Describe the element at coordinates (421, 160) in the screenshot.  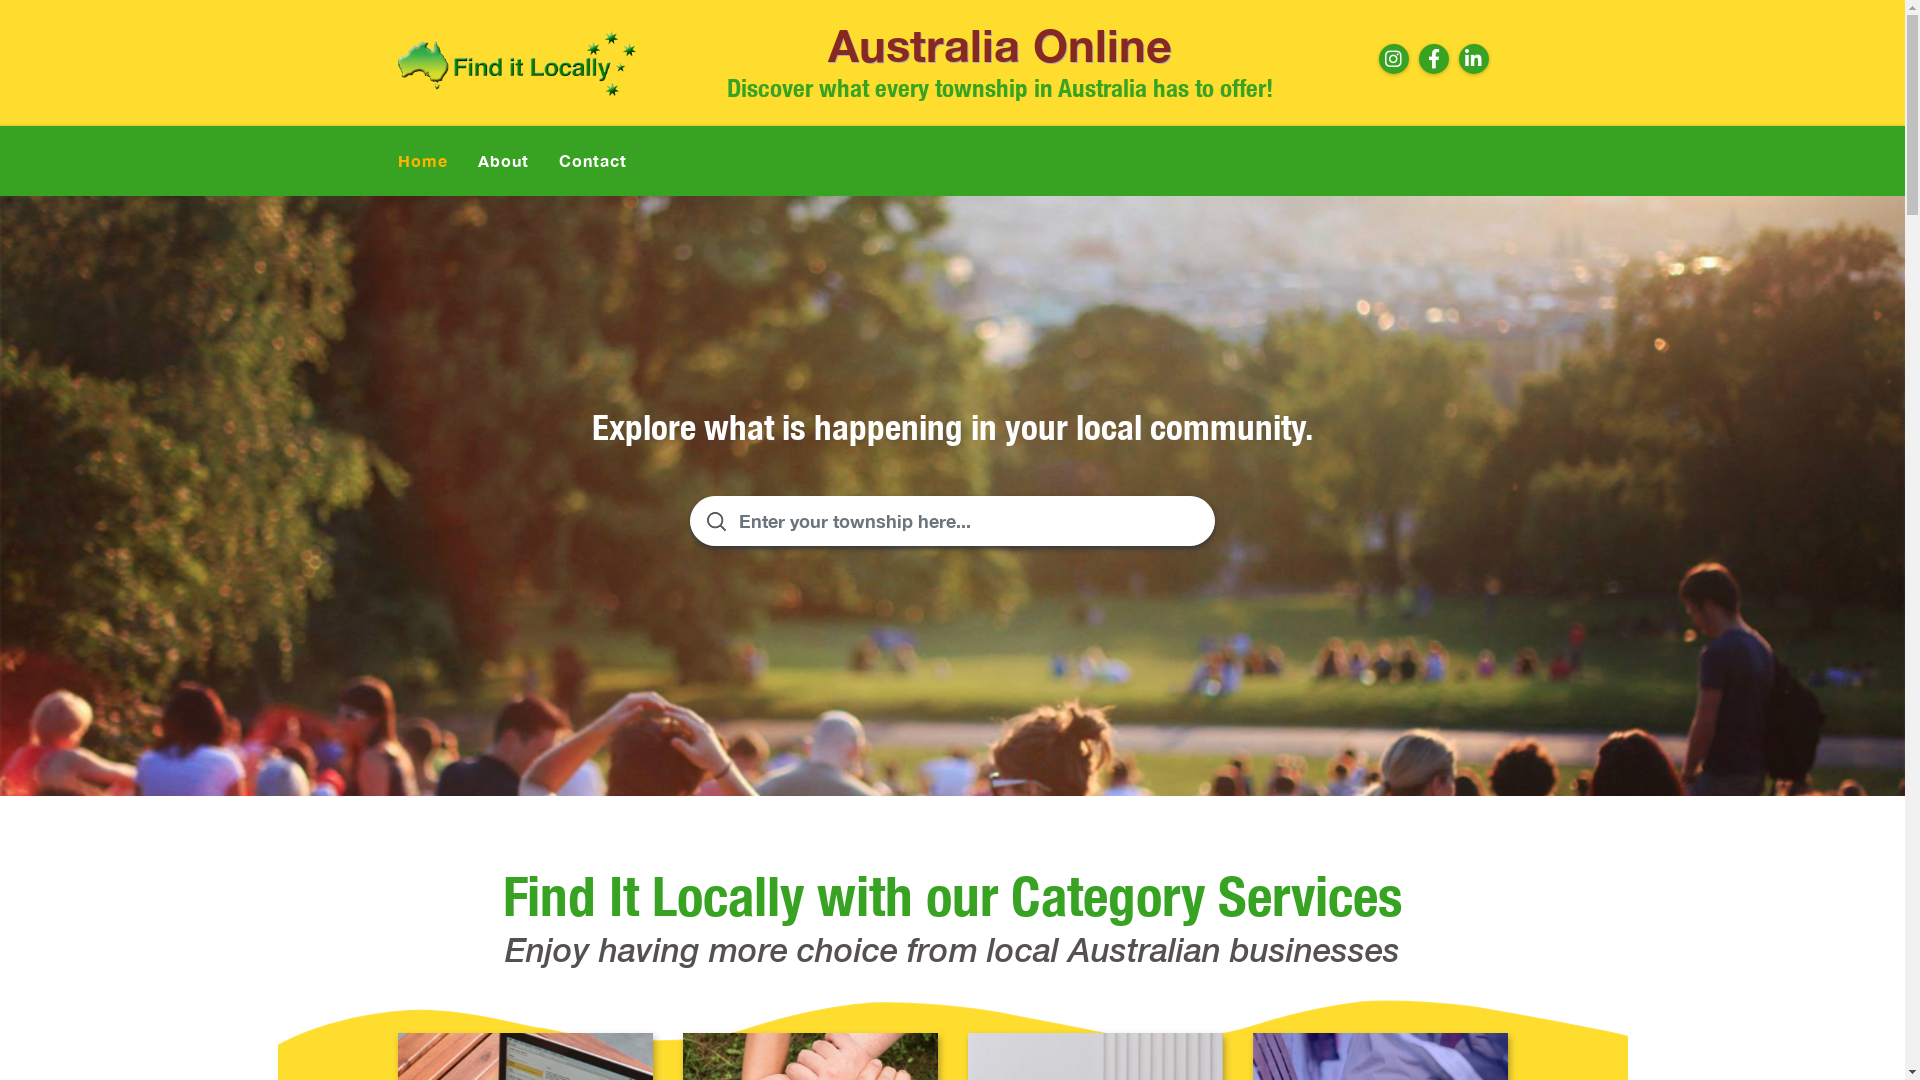
I see `'Home'` at that location.